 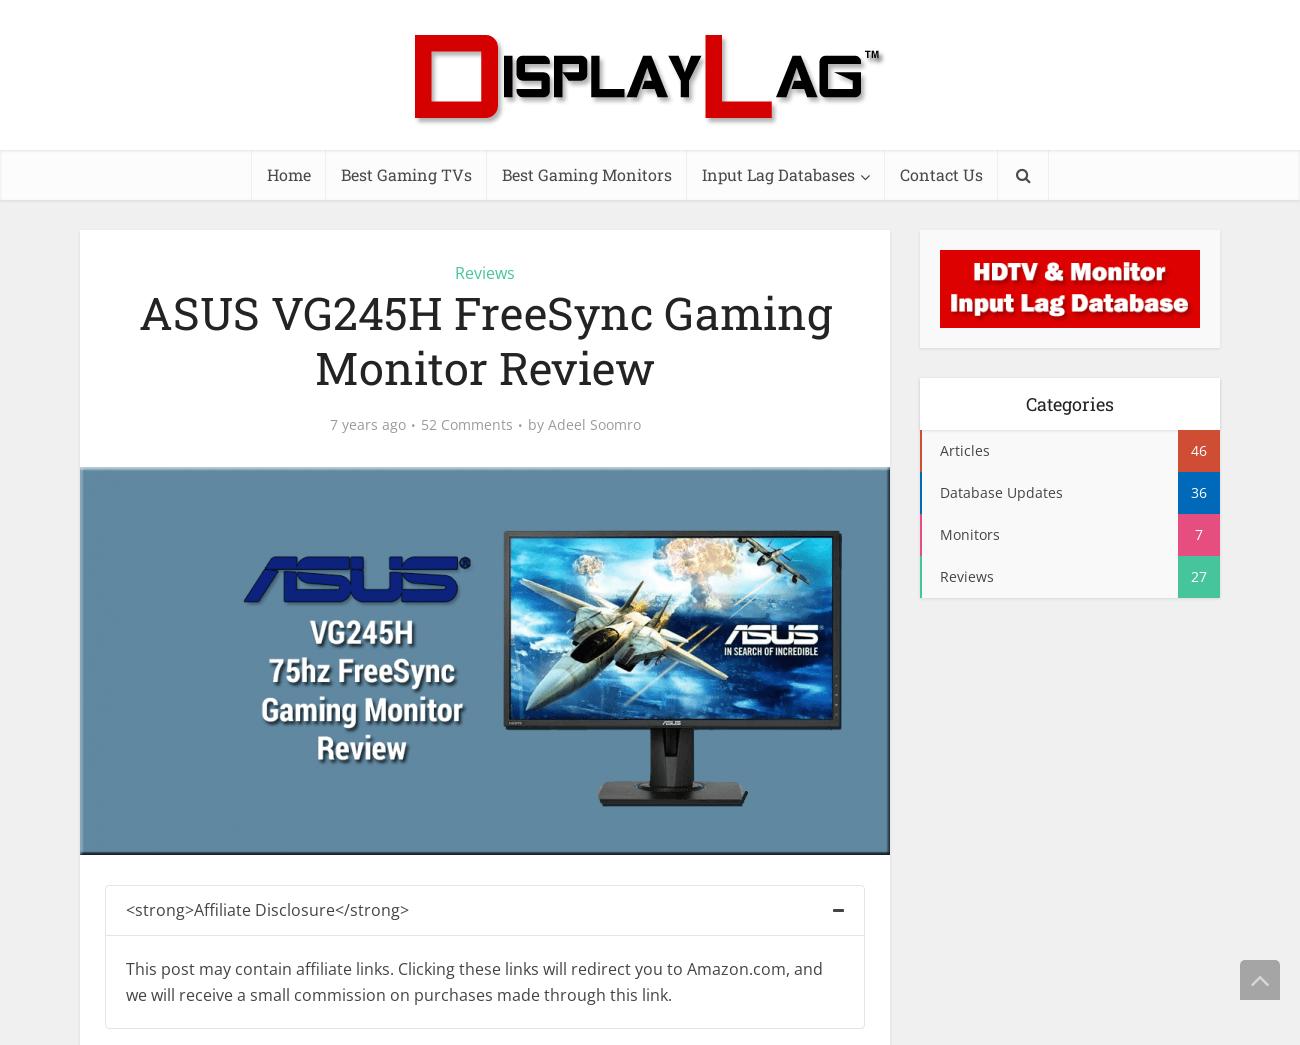 What do you see at coordinates (546, 423) in the screenshot?
I see `'Adeel Soomro'` at bounding box center [546, 423].